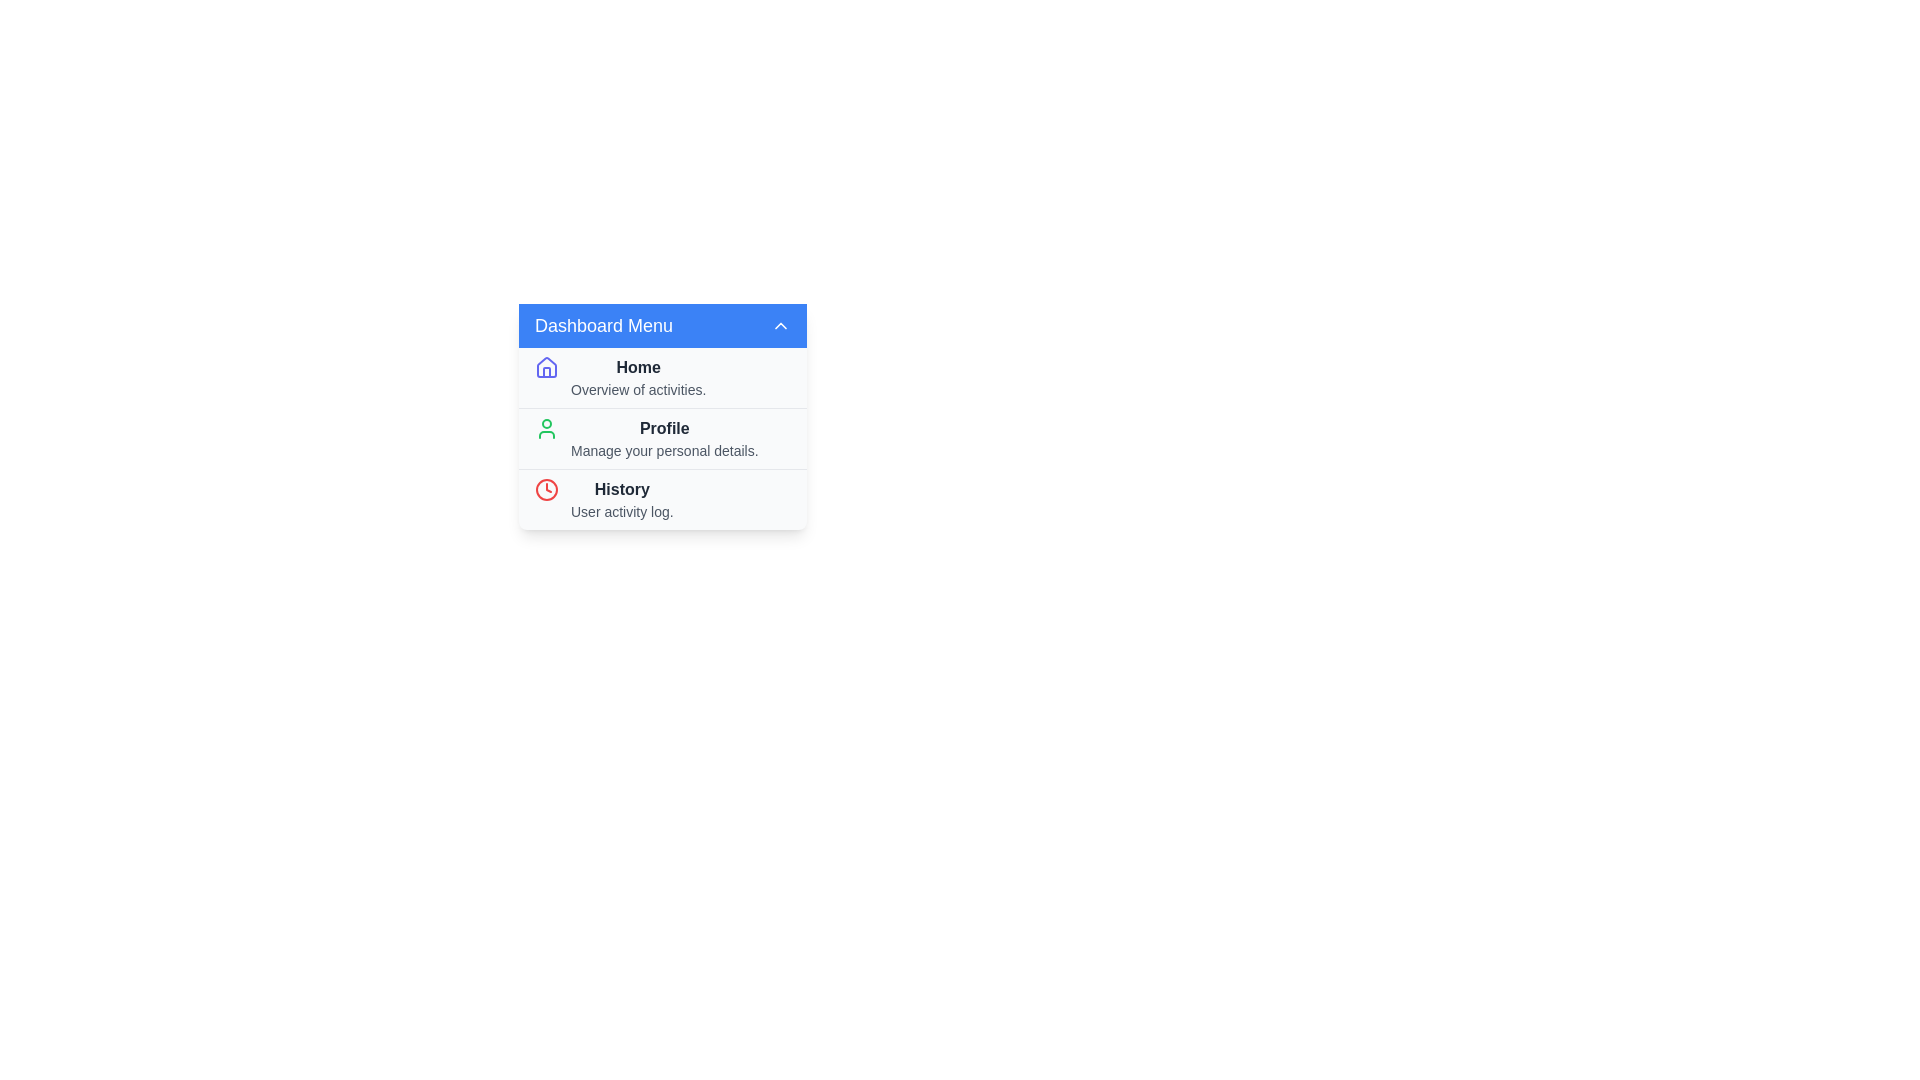  What do you see at coordinates (662, 437) in the screenshot?
I see `the 'Profile' menu option in the Dashboard Menu` at bounding box center [662, 437].